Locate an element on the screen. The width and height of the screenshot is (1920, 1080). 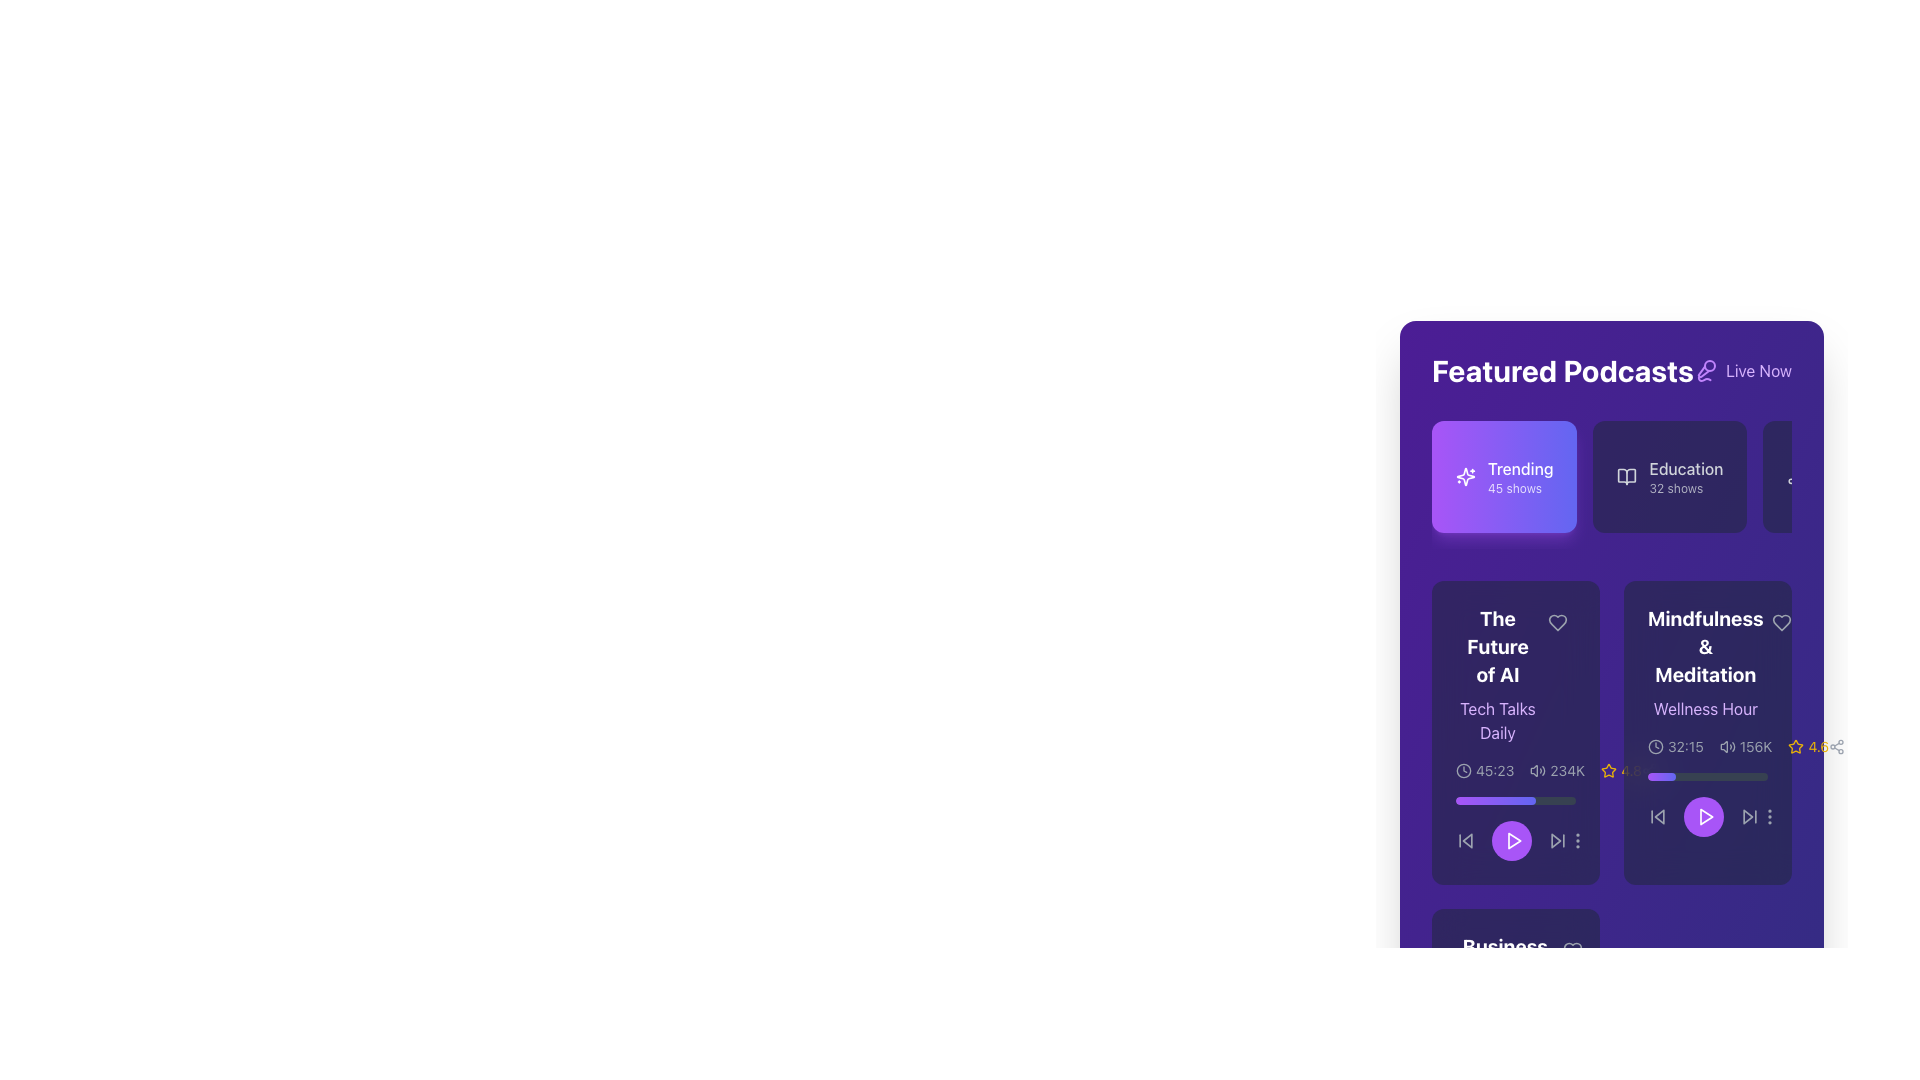
the Icon button located at the bottom-right of the 'Mindfulness & Meditation' podcast card to skip forward in the audio playback is located at coordinates (1749, 817).